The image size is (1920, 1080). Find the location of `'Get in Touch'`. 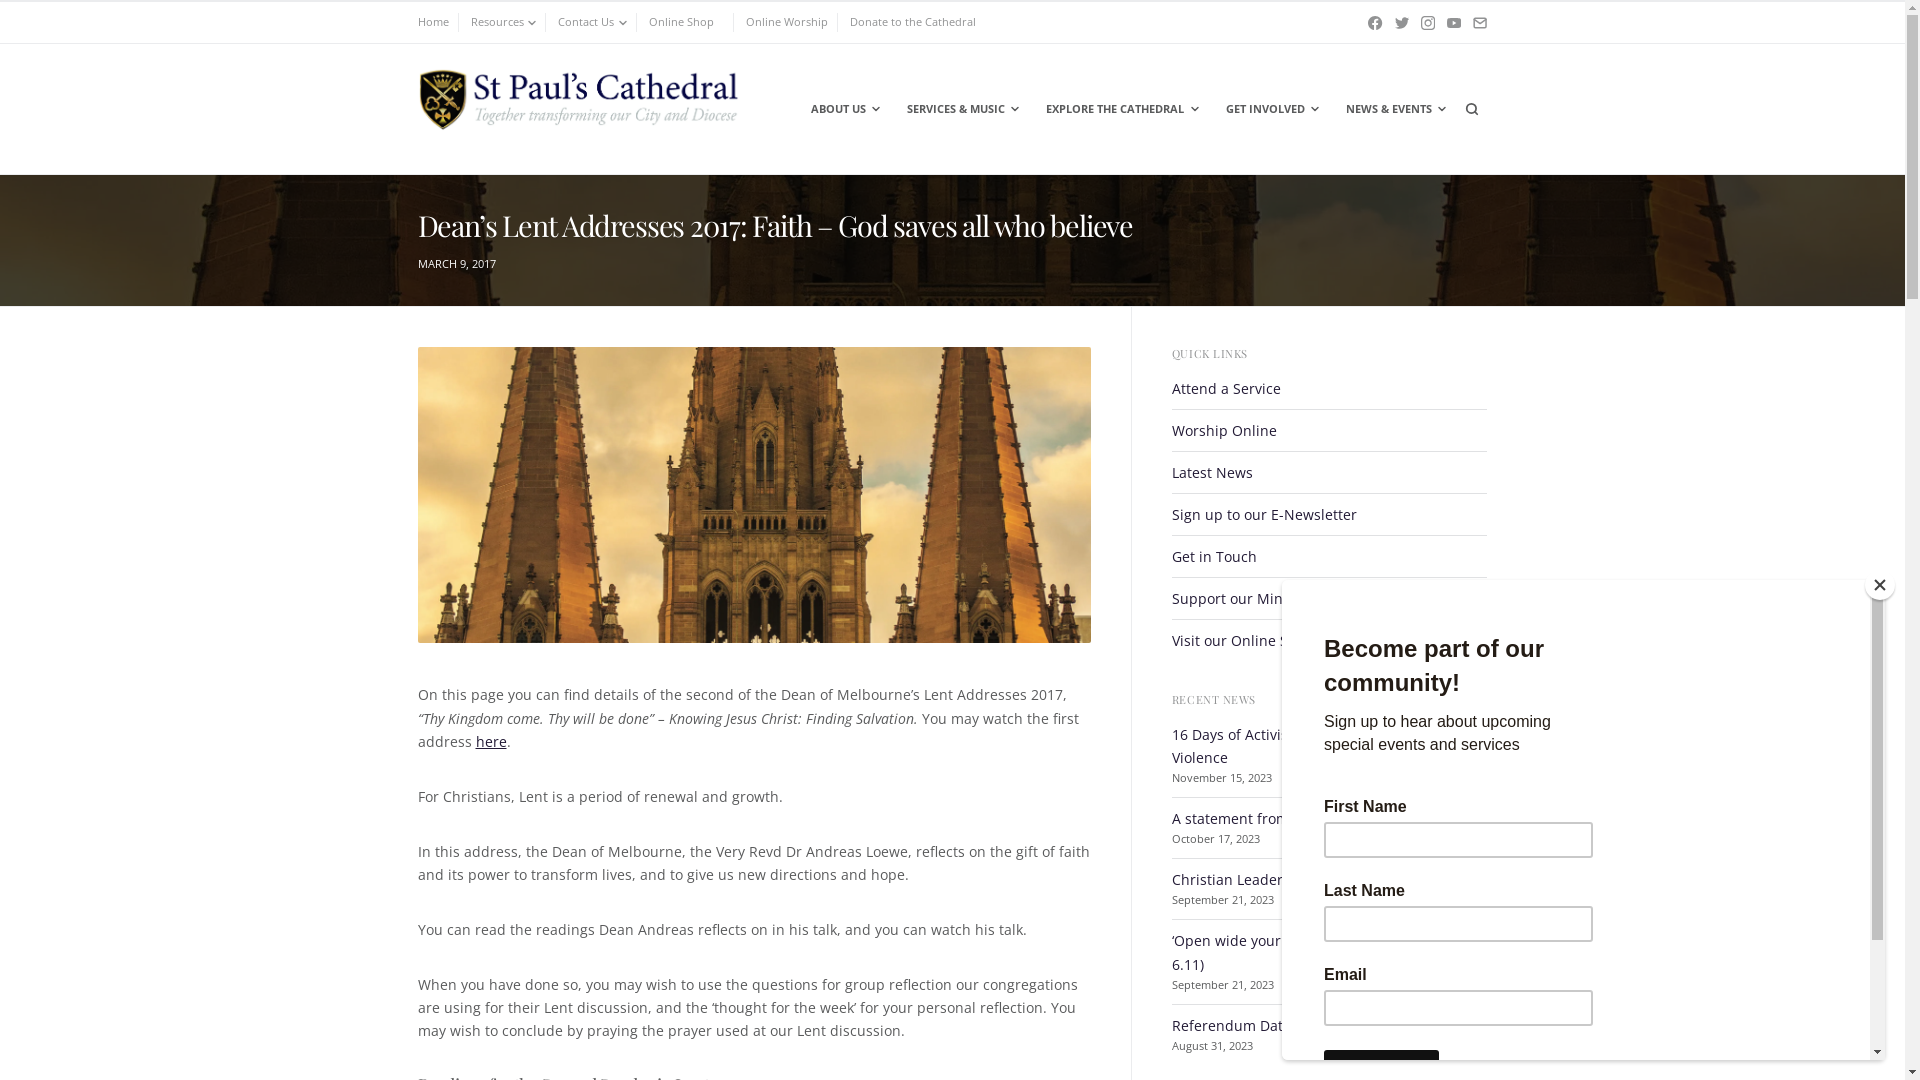

'Get in Touch' is located at coordinates (1213, 556).